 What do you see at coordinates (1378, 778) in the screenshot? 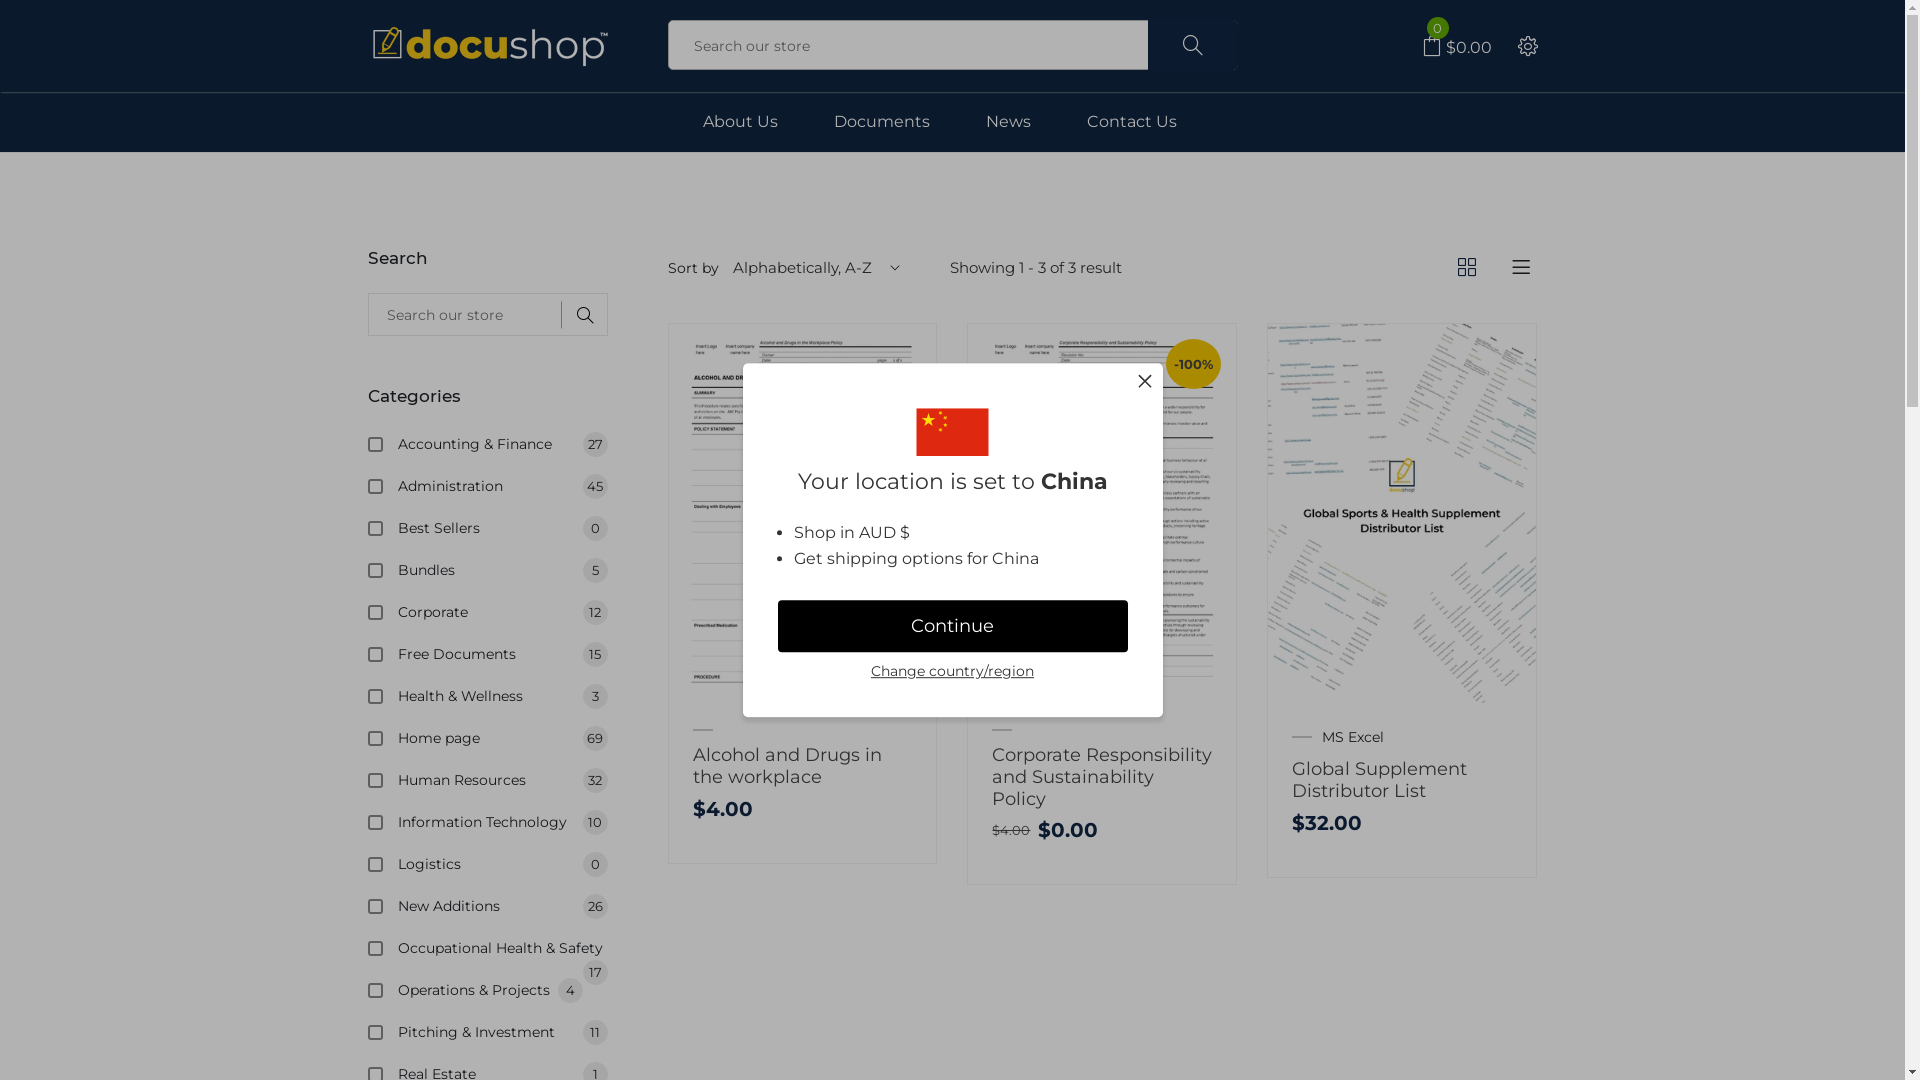
I see `'Global Supplement Distributor List'` at bounding box center [1378, 778].